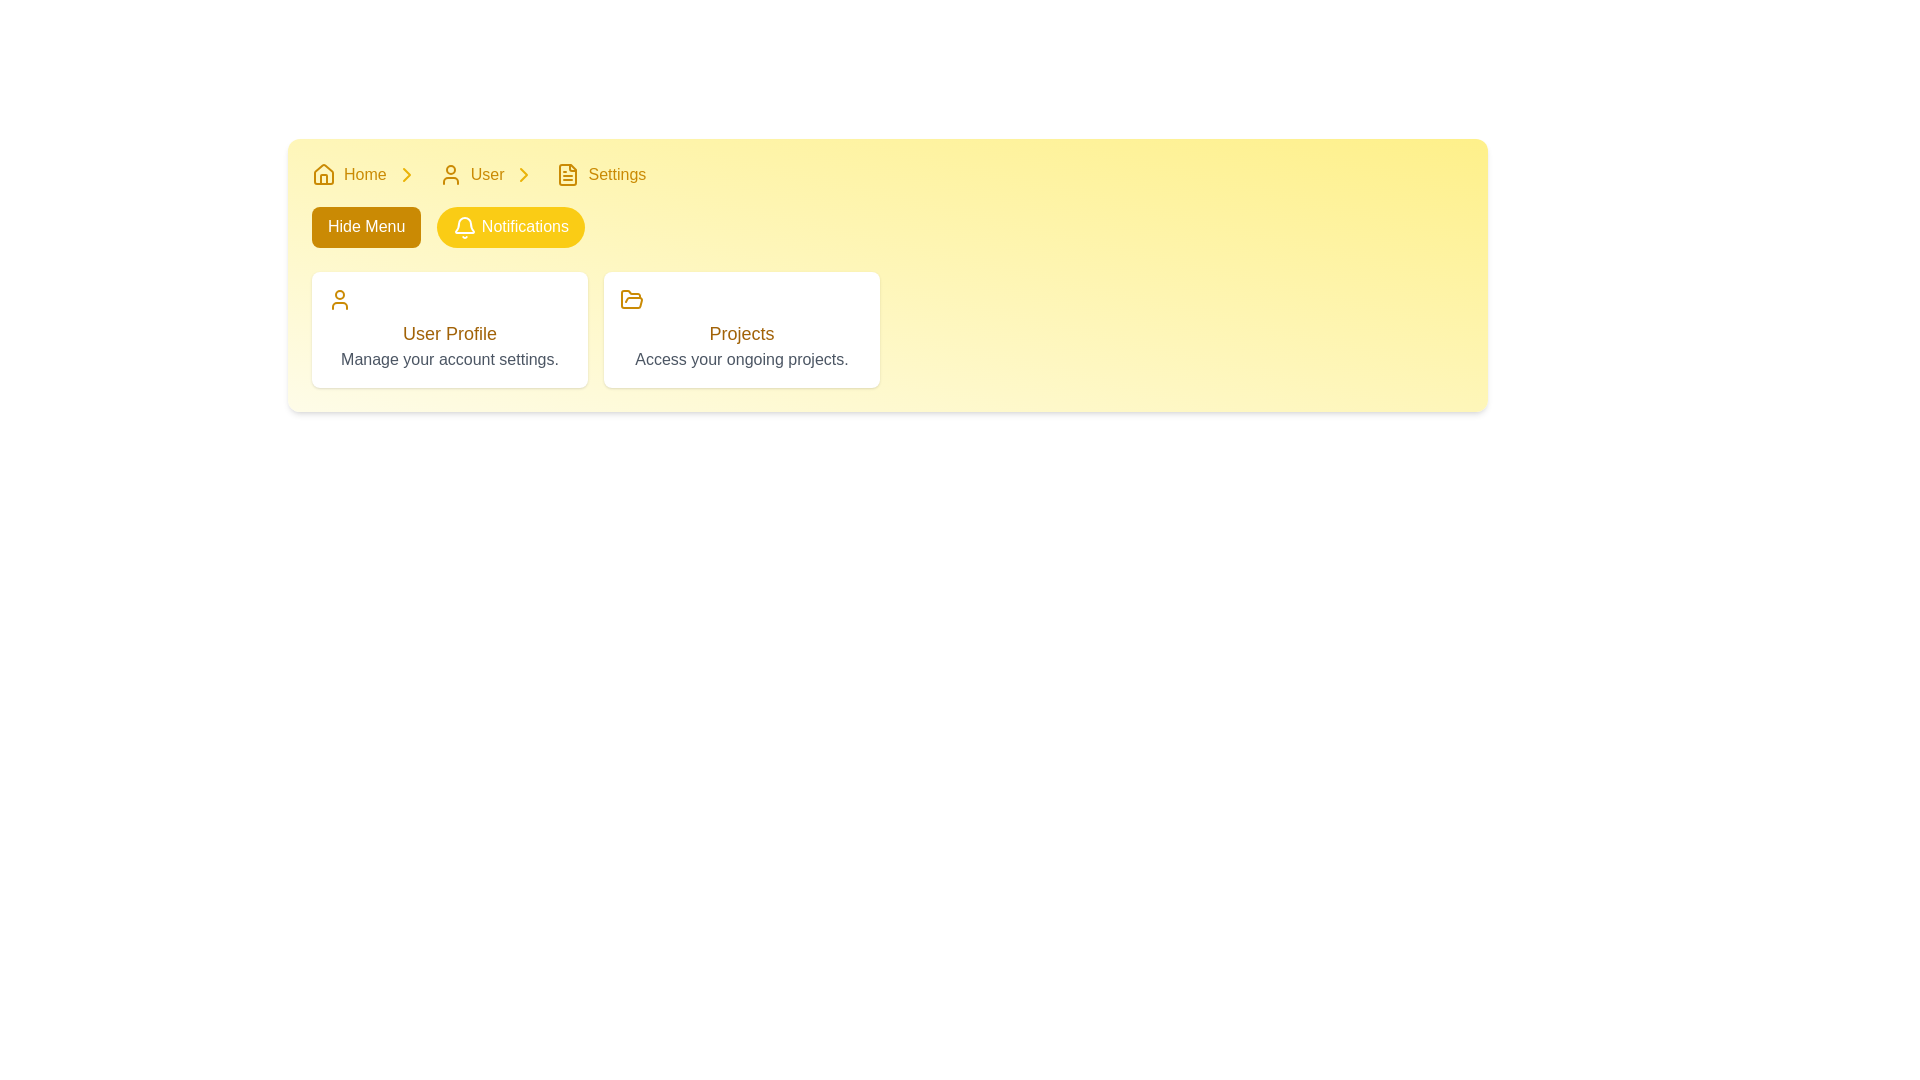 This screenshot has width=1920, height=1080. I want to click on the 'Notifications' button with a yellow background and a notification bell icon located, so click(511, 226).